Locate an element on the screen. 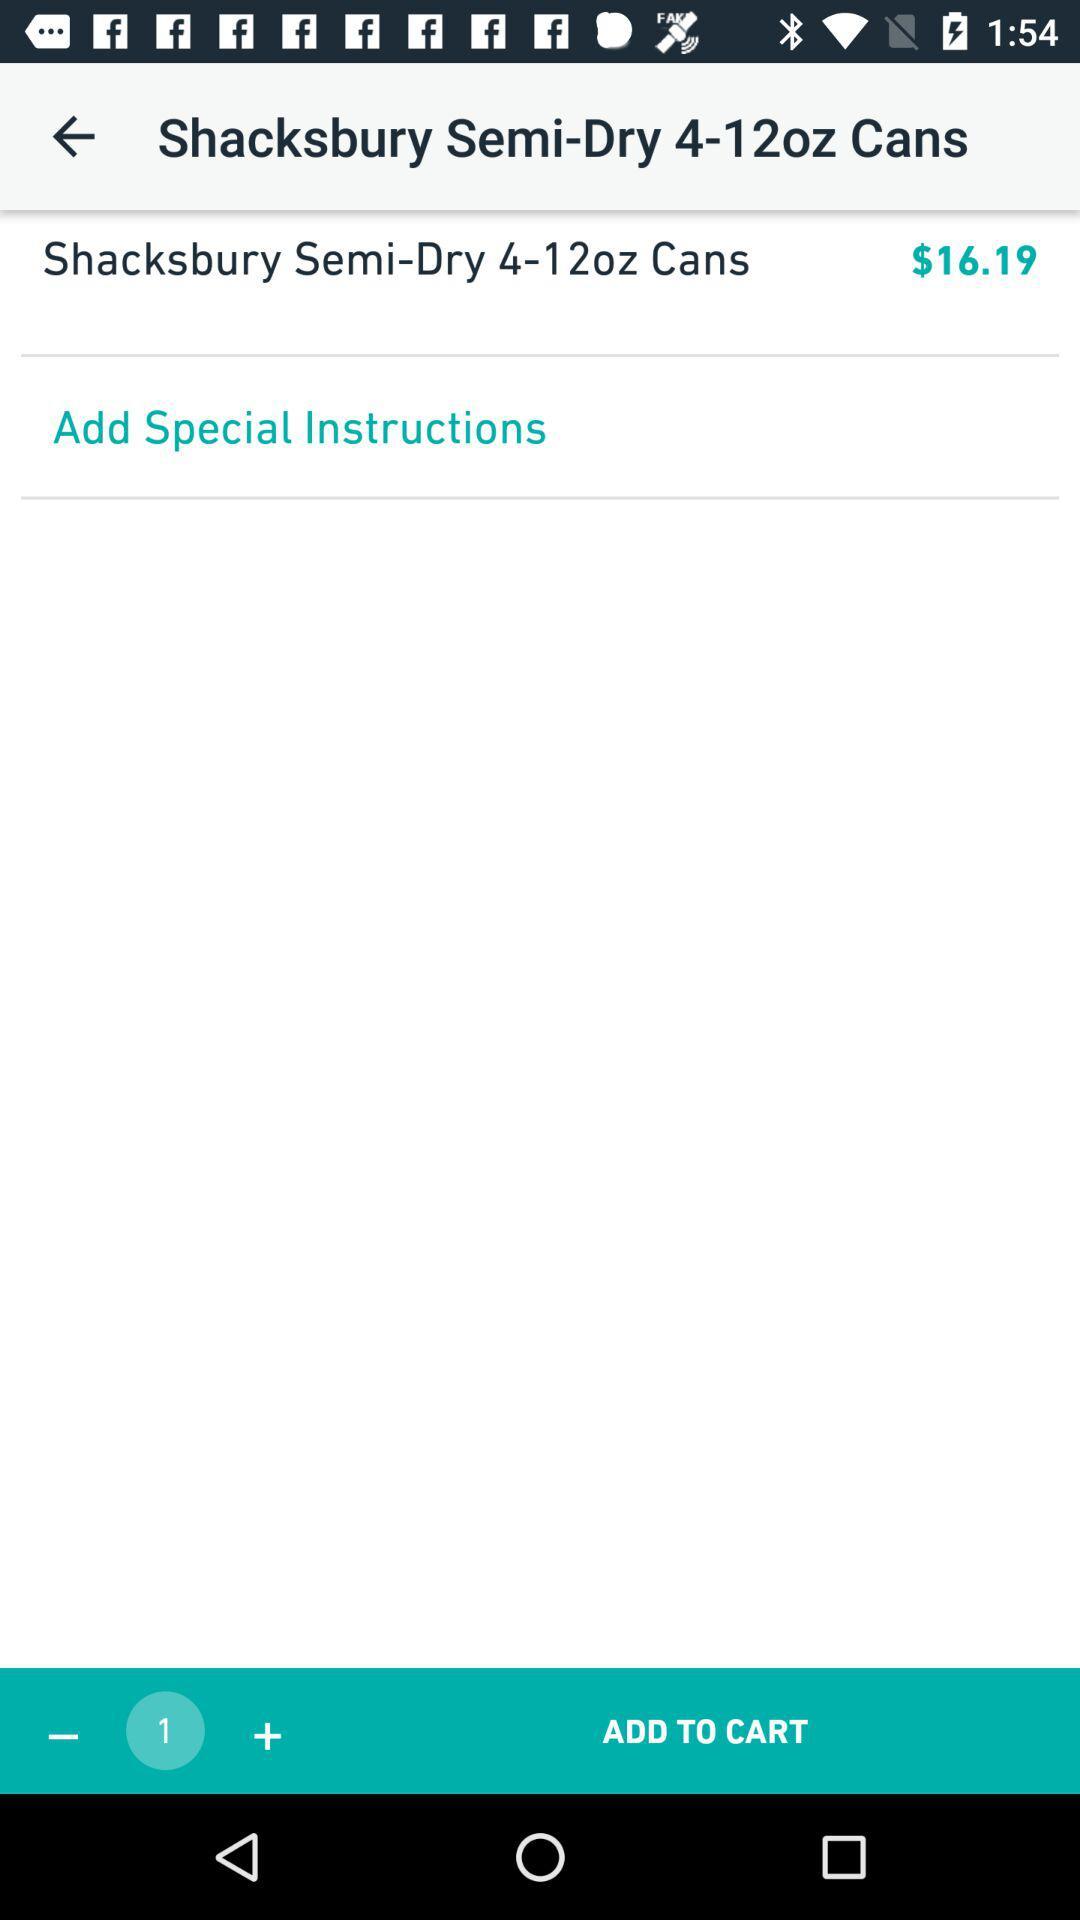  the icon next to the shacksbury semi dry icon is located at coordinates (72, 135).